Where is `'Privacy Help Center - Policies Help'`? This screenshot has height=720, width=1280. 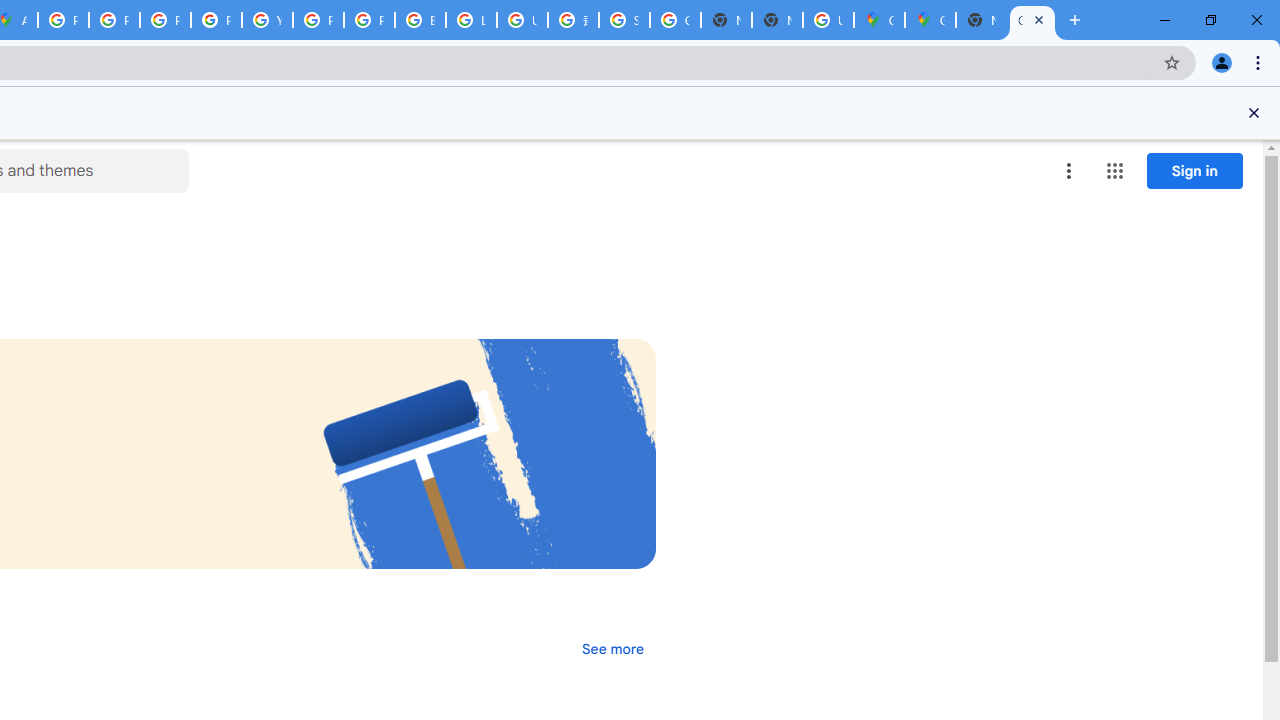
'Privacy Help Center - Policies Help' is located at coordinates (165, 20).